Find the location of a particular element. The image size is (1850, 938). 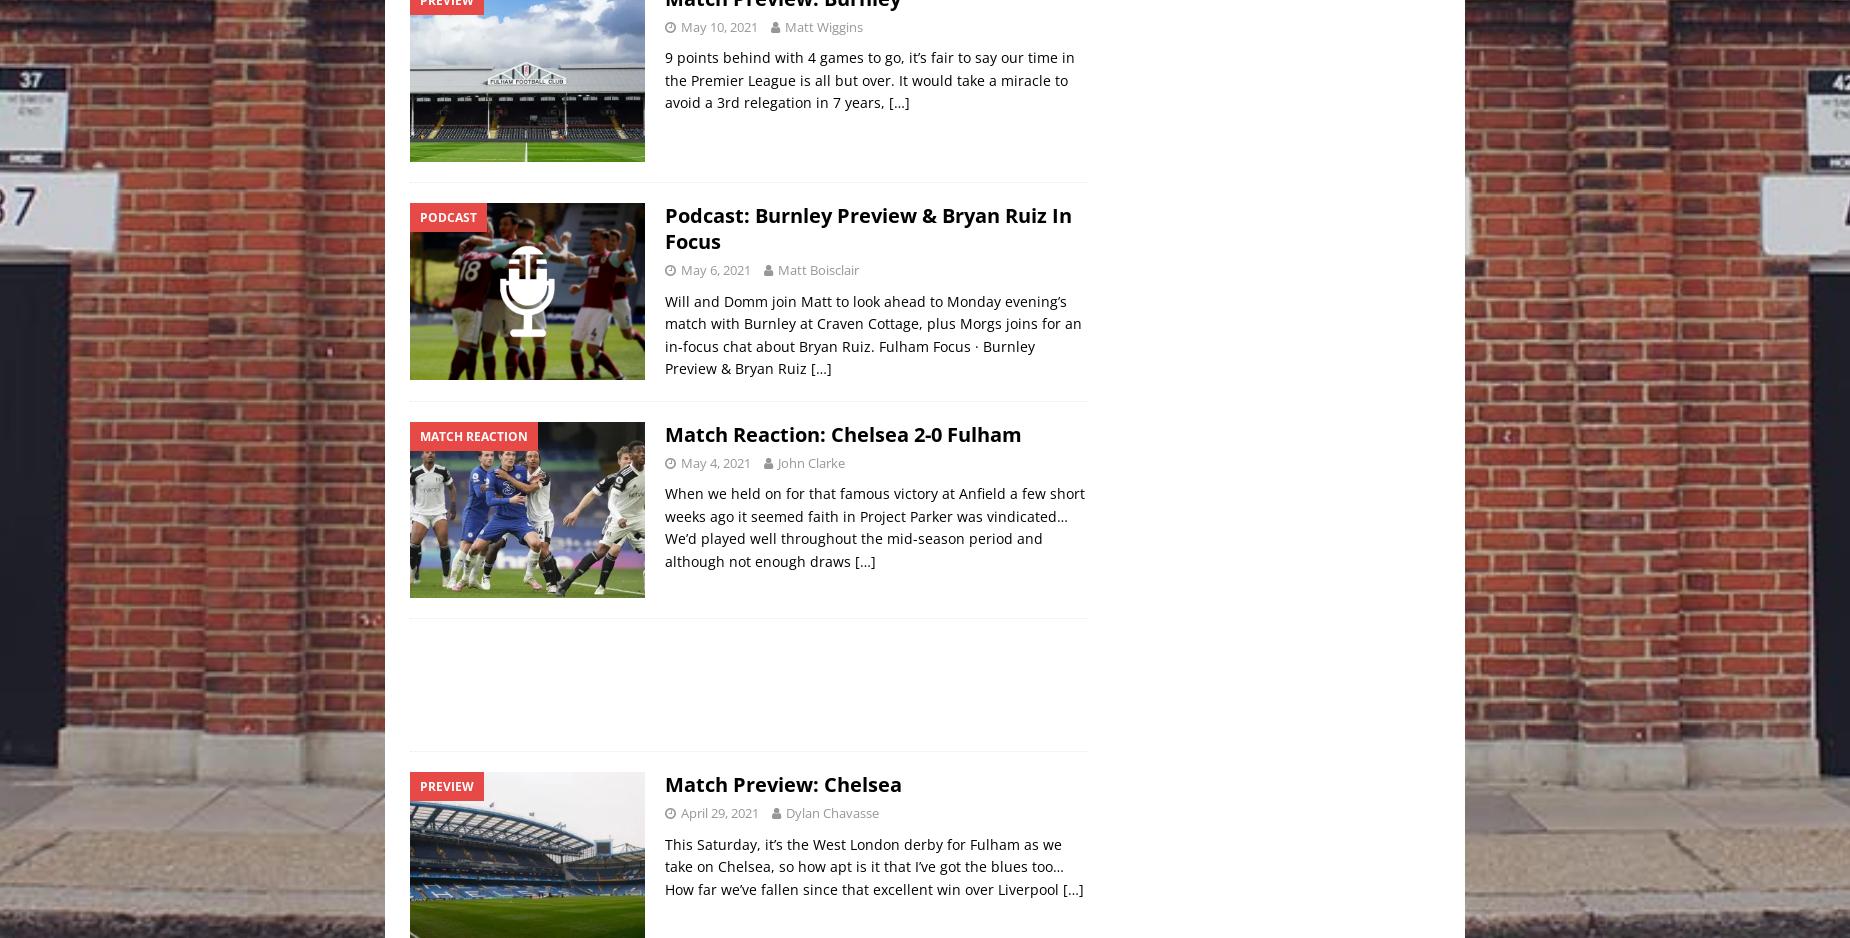

'Podcast' is located at coordinates (447, 217).